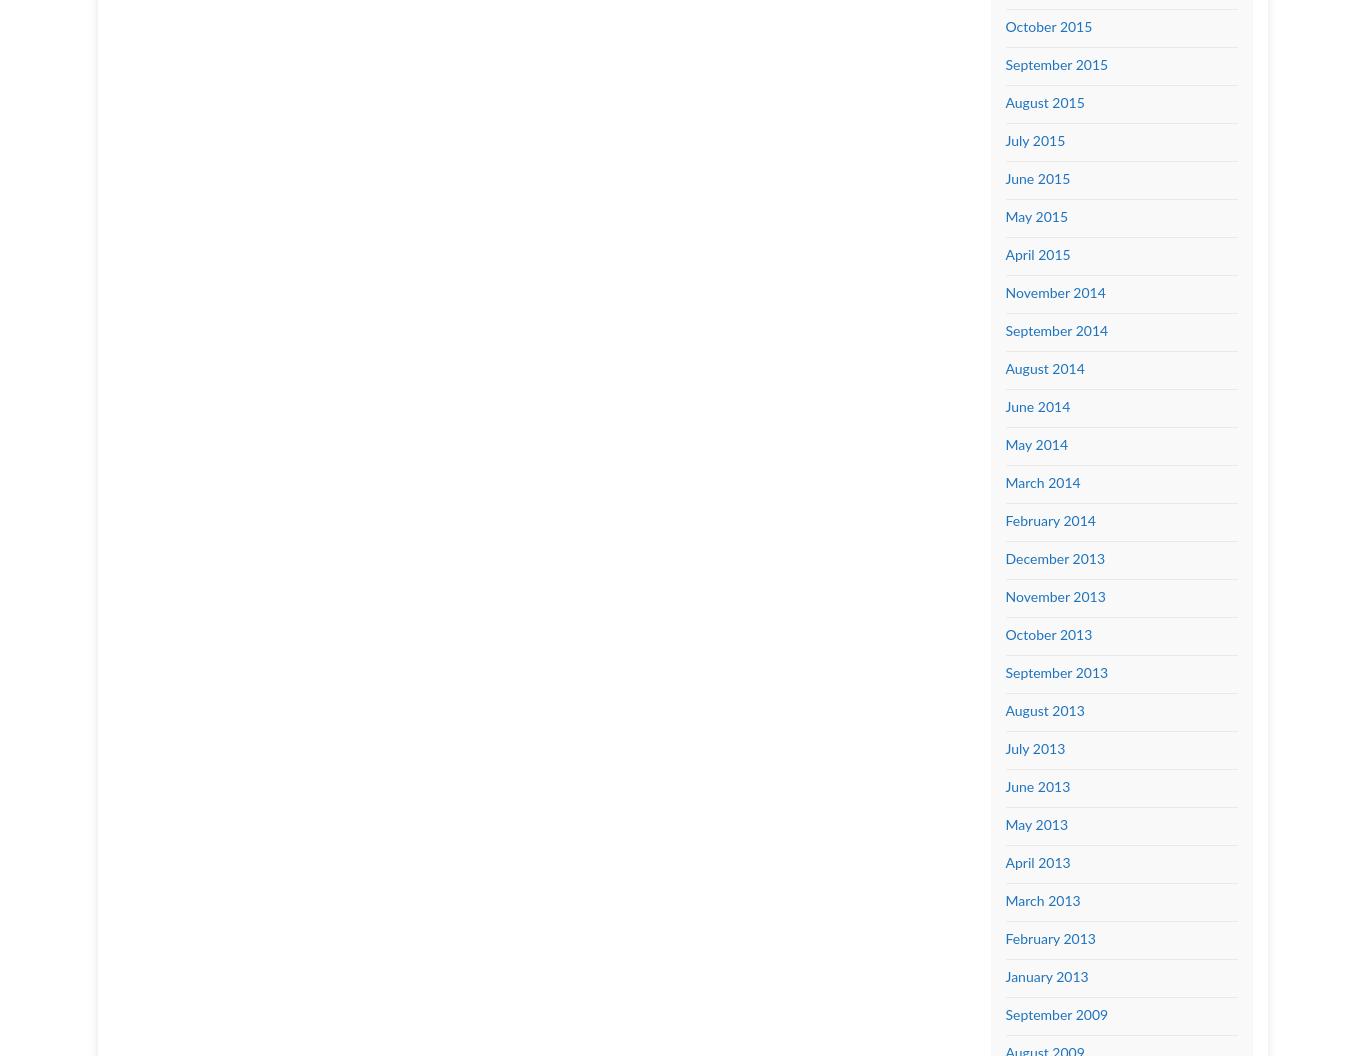  I want to click on 'September 2015', so click(1055, 65).